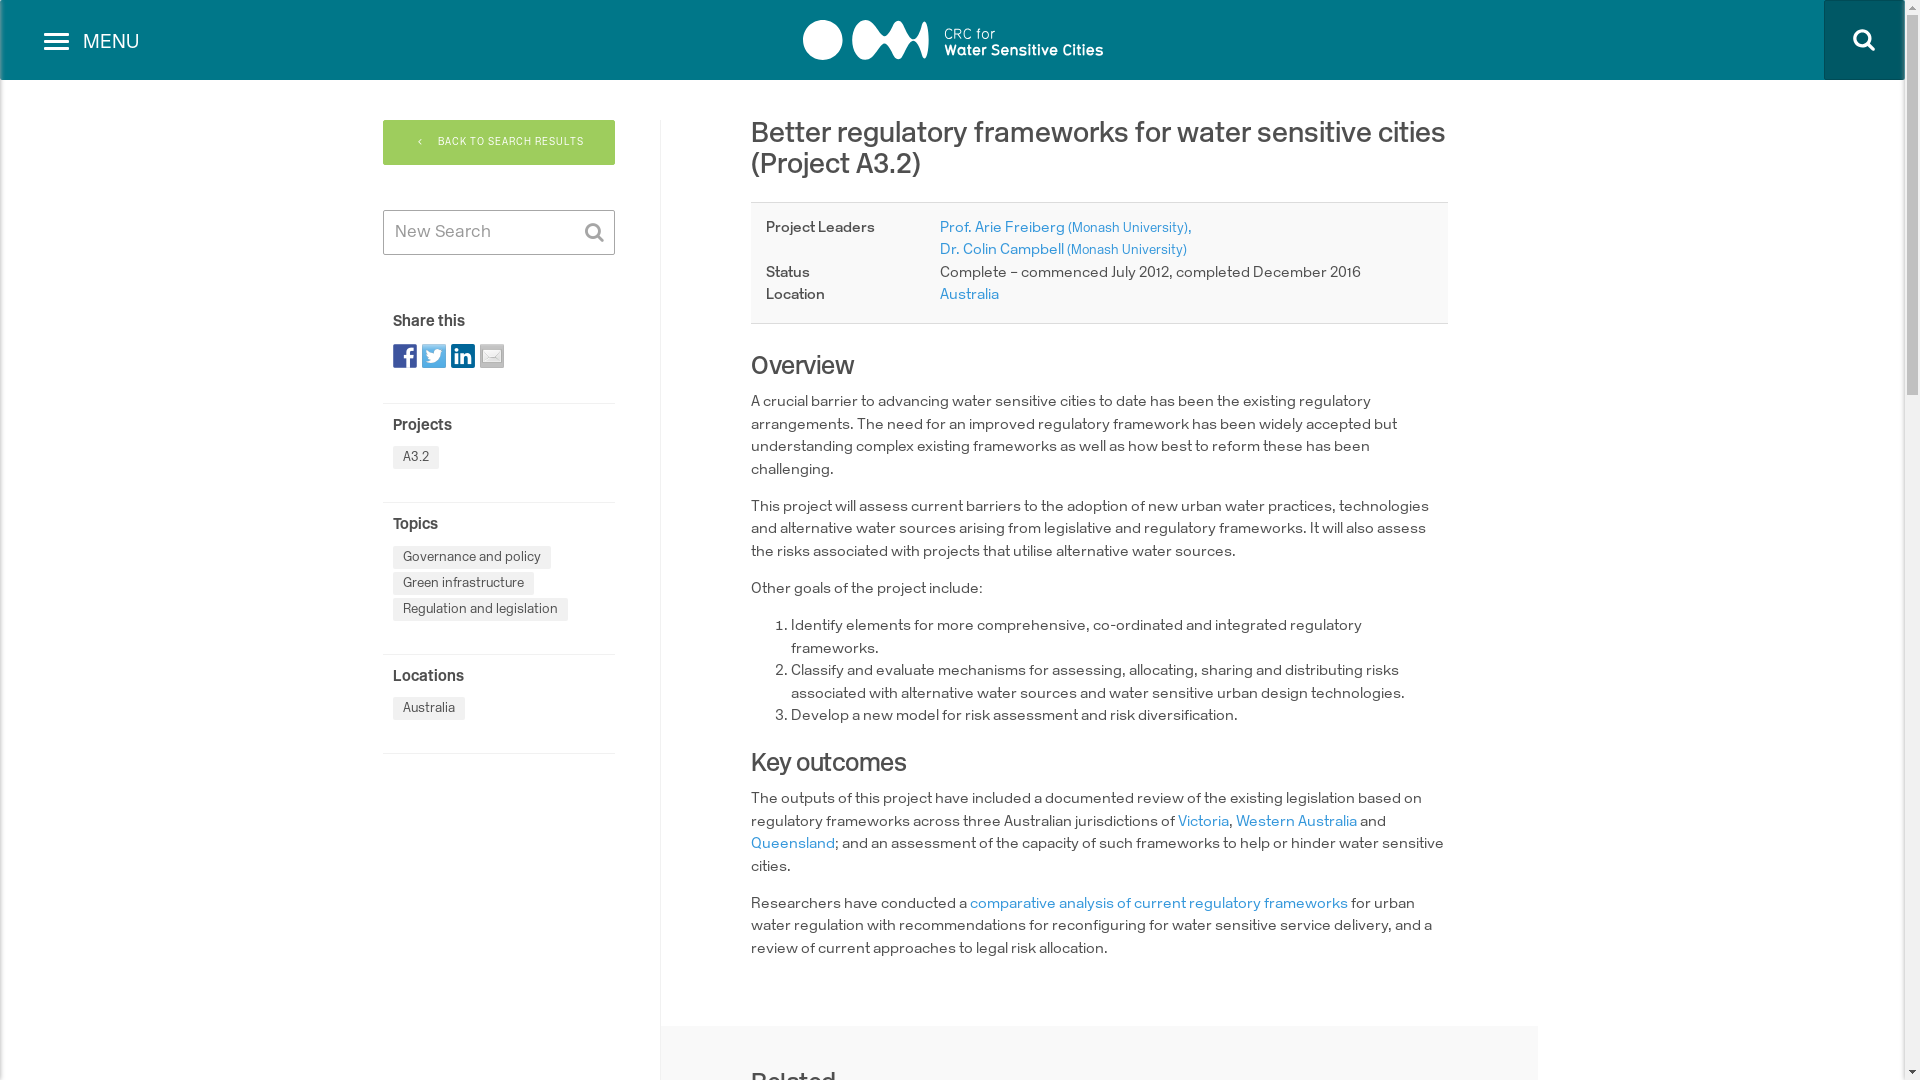  What do you see at coordinates (1202, 822) in the screenshot?
I see `'Victoria'` at bounding box center [1202, 822].